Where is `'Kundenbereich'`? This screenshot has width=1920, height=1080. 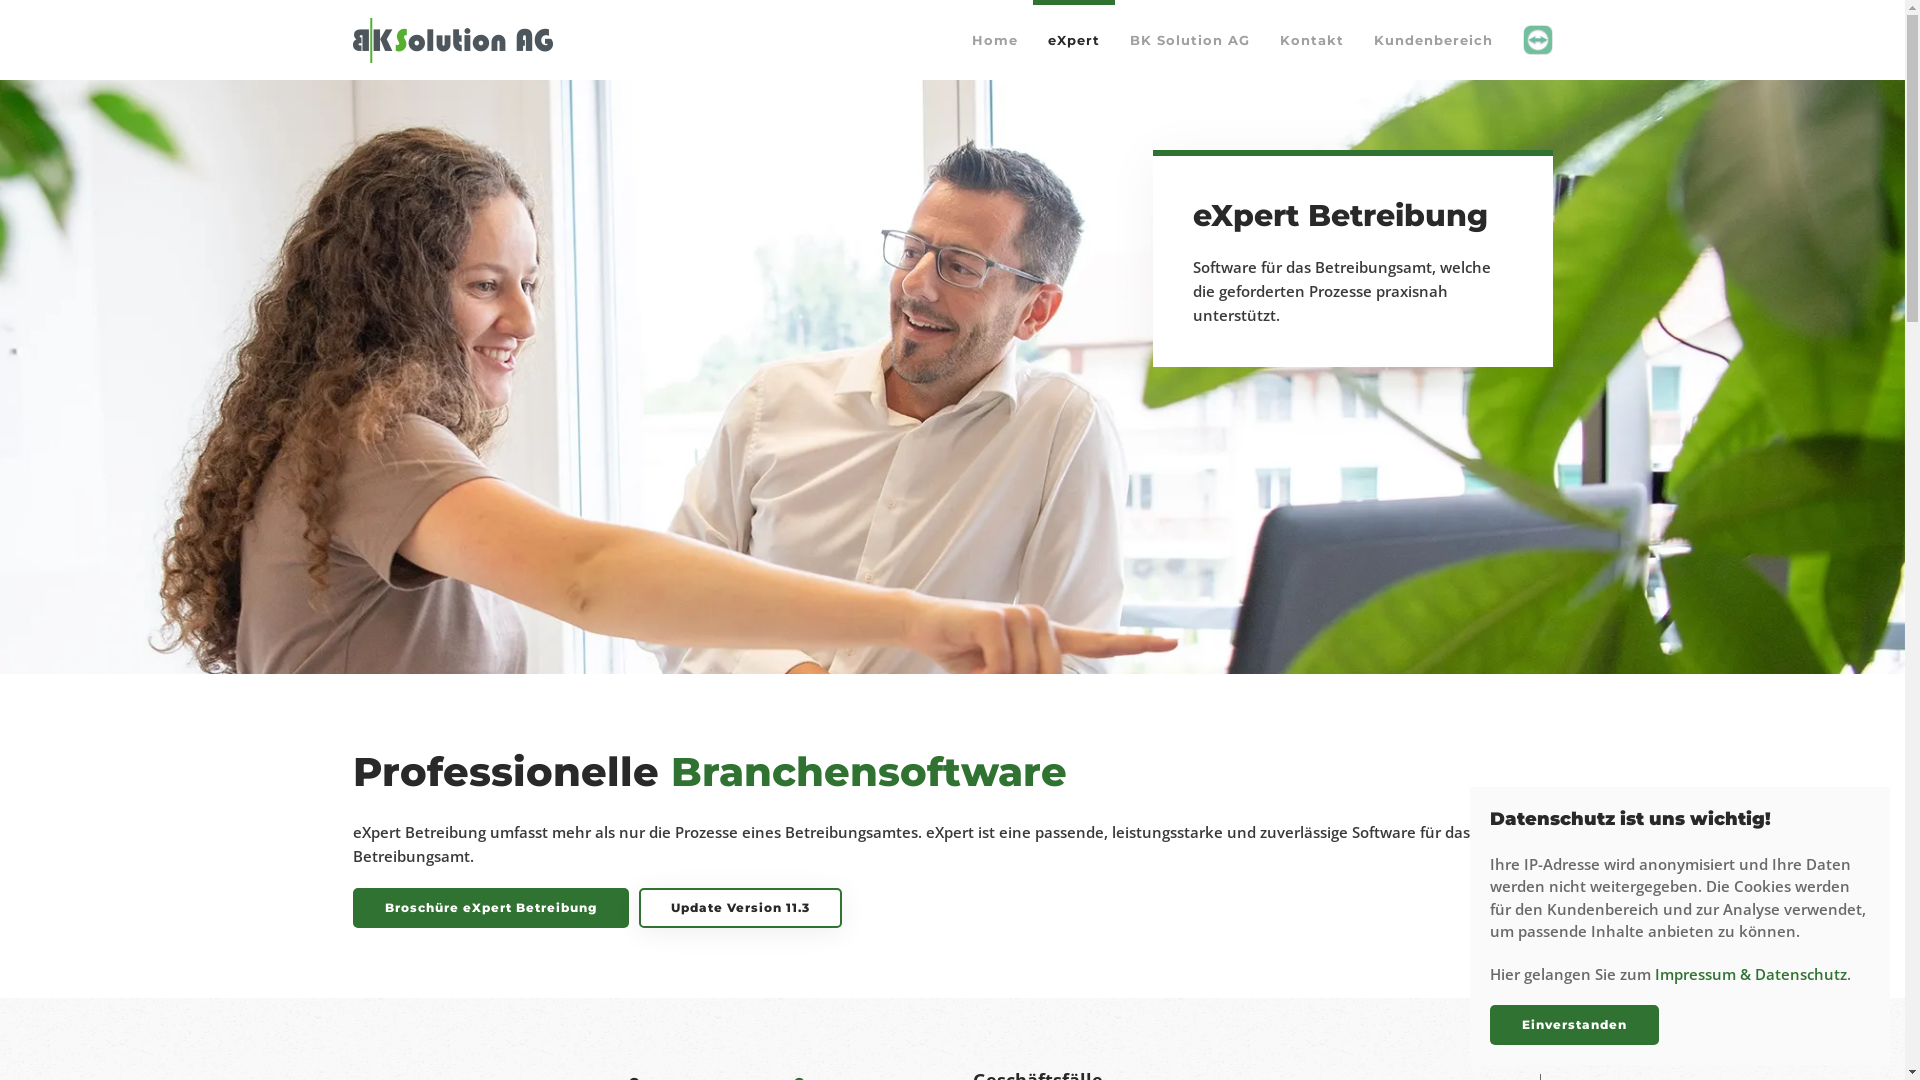
'Kundenbereich' is located at coordinates (1431, 39).